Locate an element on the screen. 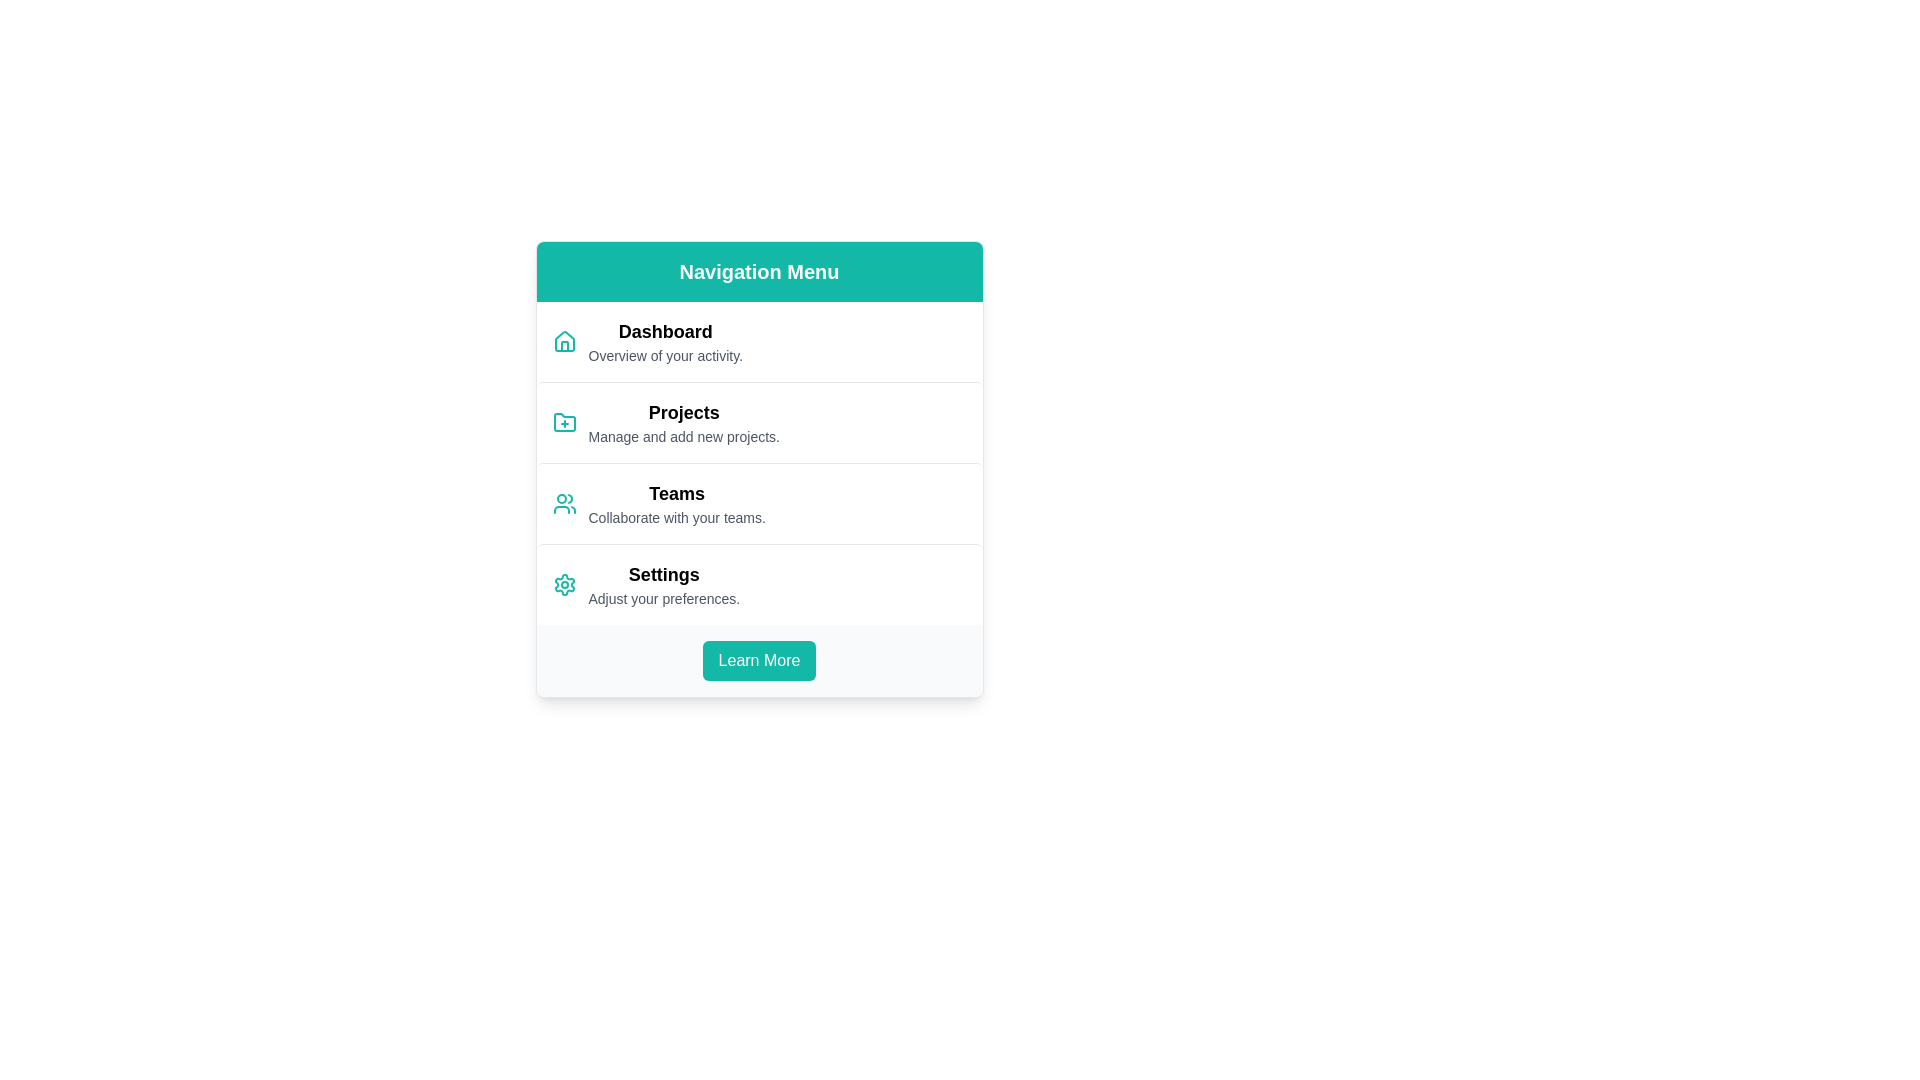 The width and height of the screenshot is (1920, 1080). the 'Teams' section icon, which is located in the third section of the navigation menu, to the left of the label 'Teams' is located at coordinates (563, 503).